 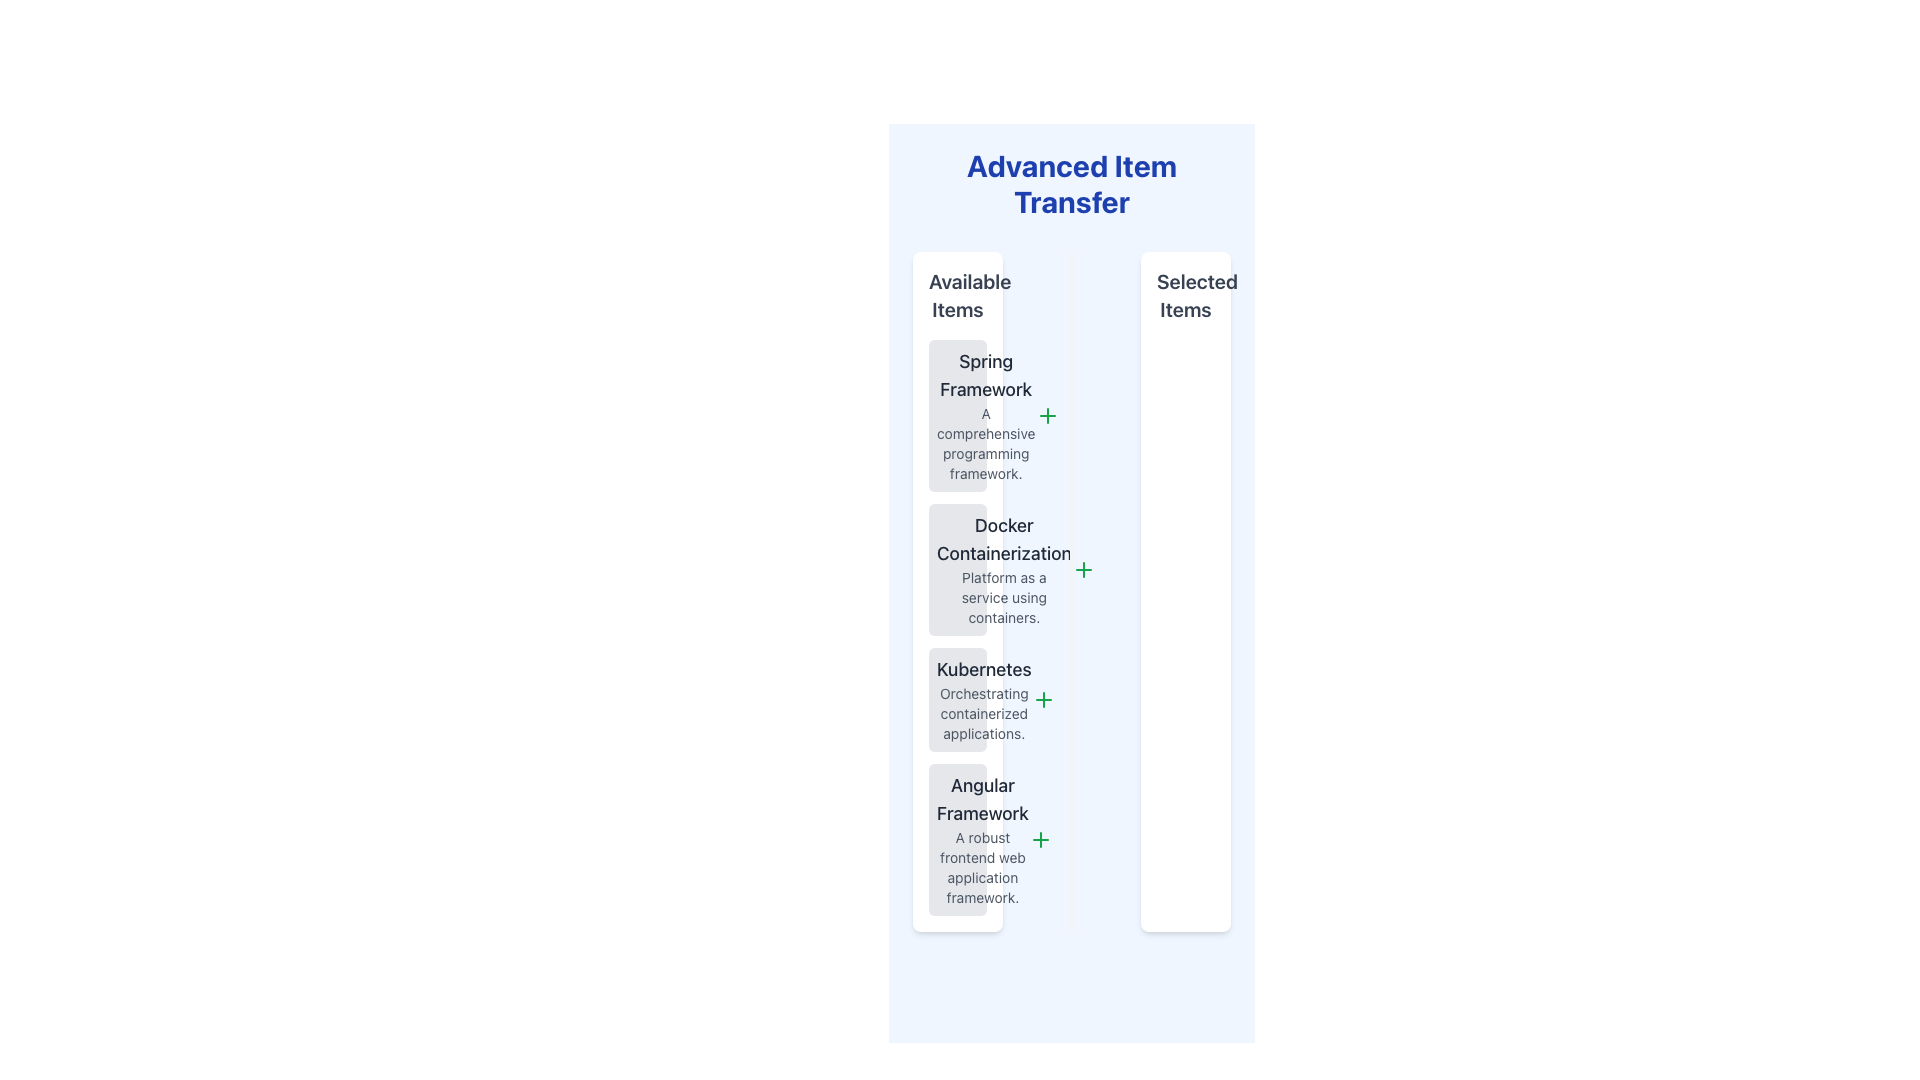 What do you see at coordinates (1004, 570) in the screenshot?
I see `the 'Docker Containerization' text display component in the 'Available Items' column of the 'Advanced Item Transfer' interface` at bounding box center [1004, 570].